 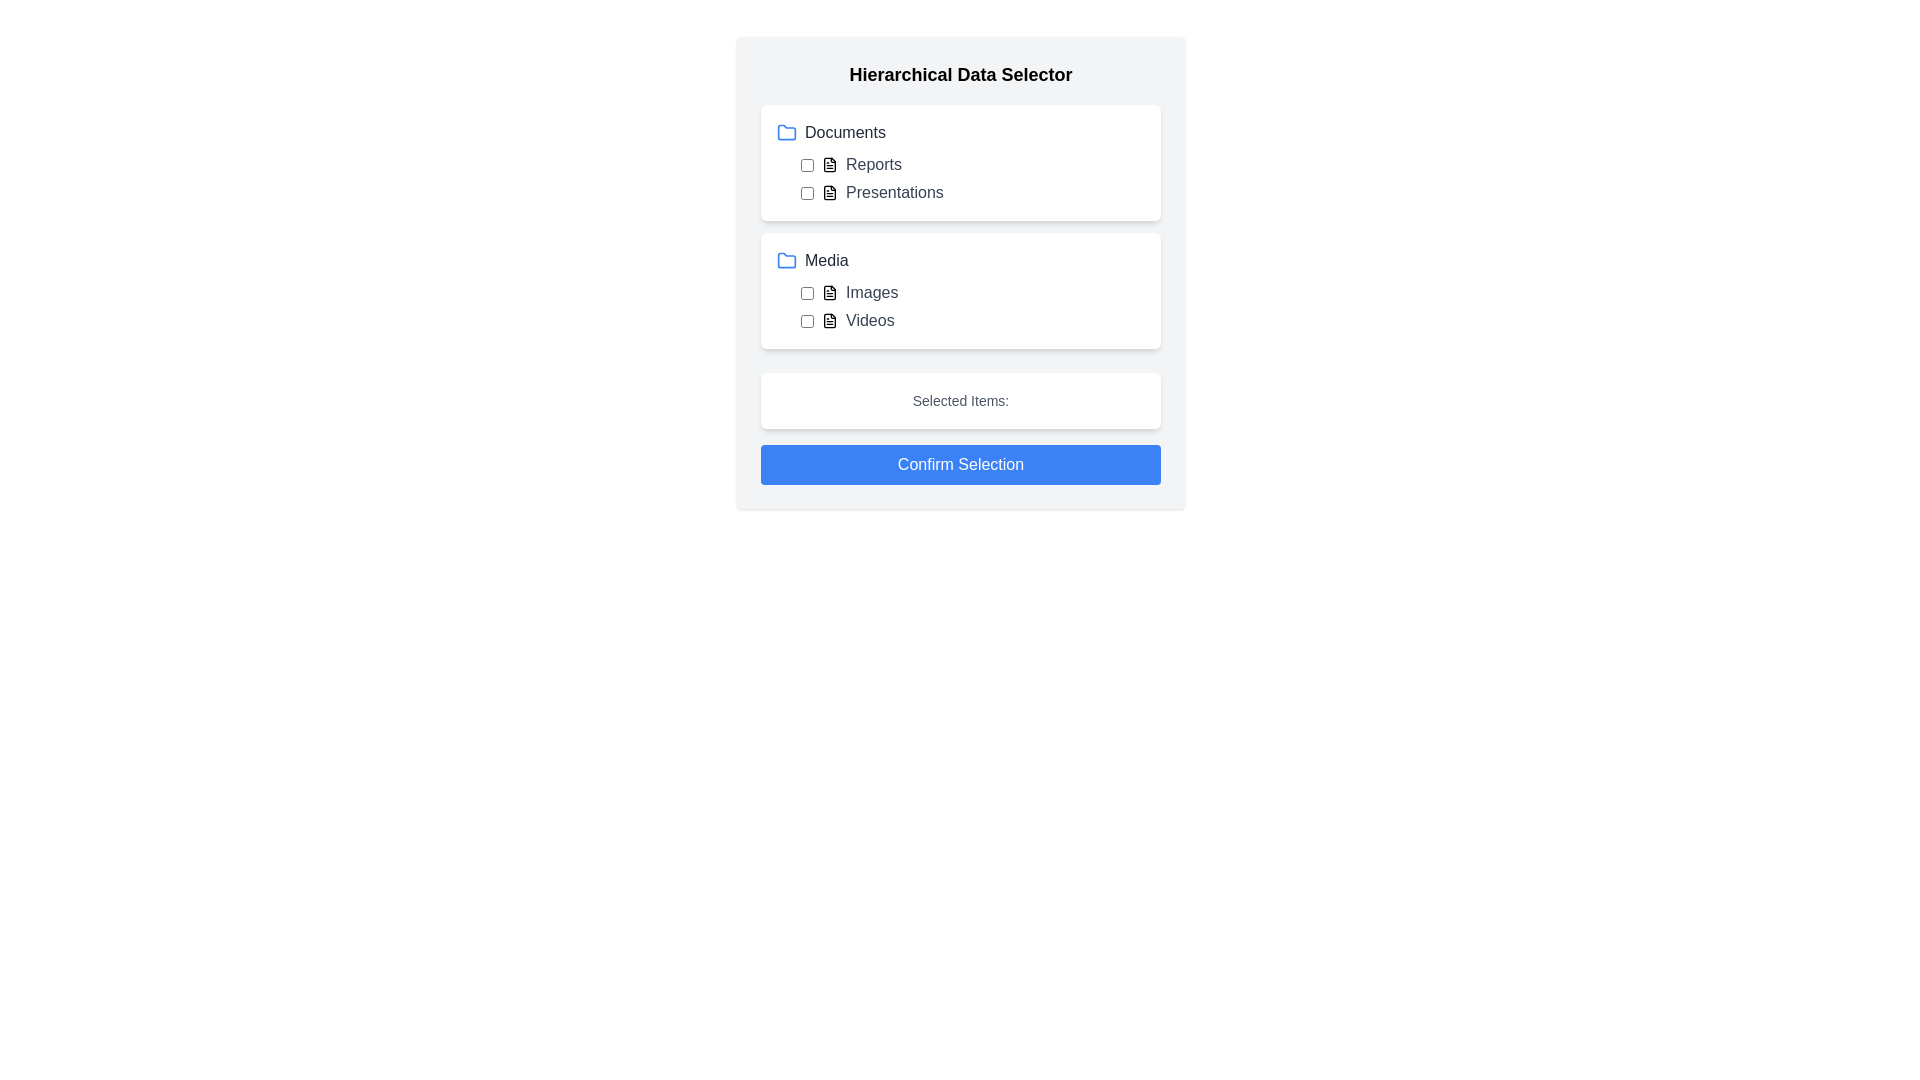 What do you see at coordinates (845, 132) in the screenshot?
I see `the Static text label indicating the 'Documents' category, located at the top-left of the selection pane, adjacent to the blue folder icon` at bounding box center [845, 132].